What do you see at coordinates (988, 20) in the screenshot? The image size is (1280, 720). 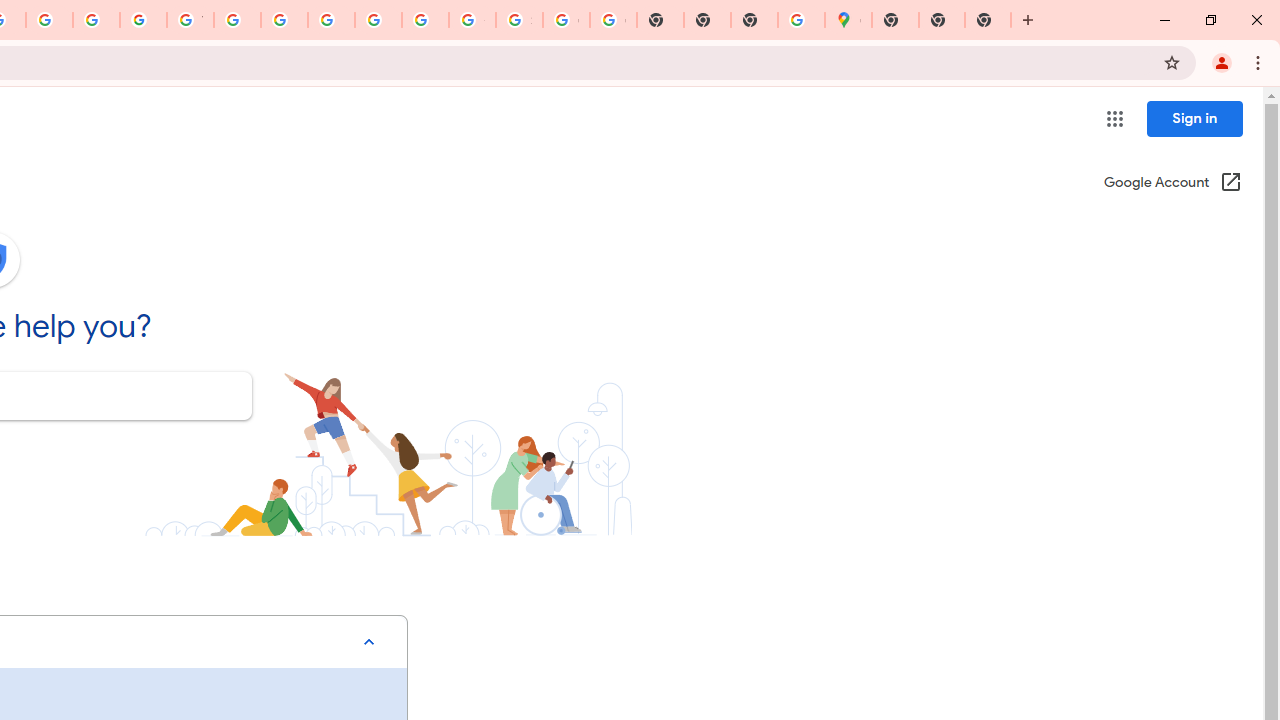 I see `'New Tab'` at bounding box center [988, 20].